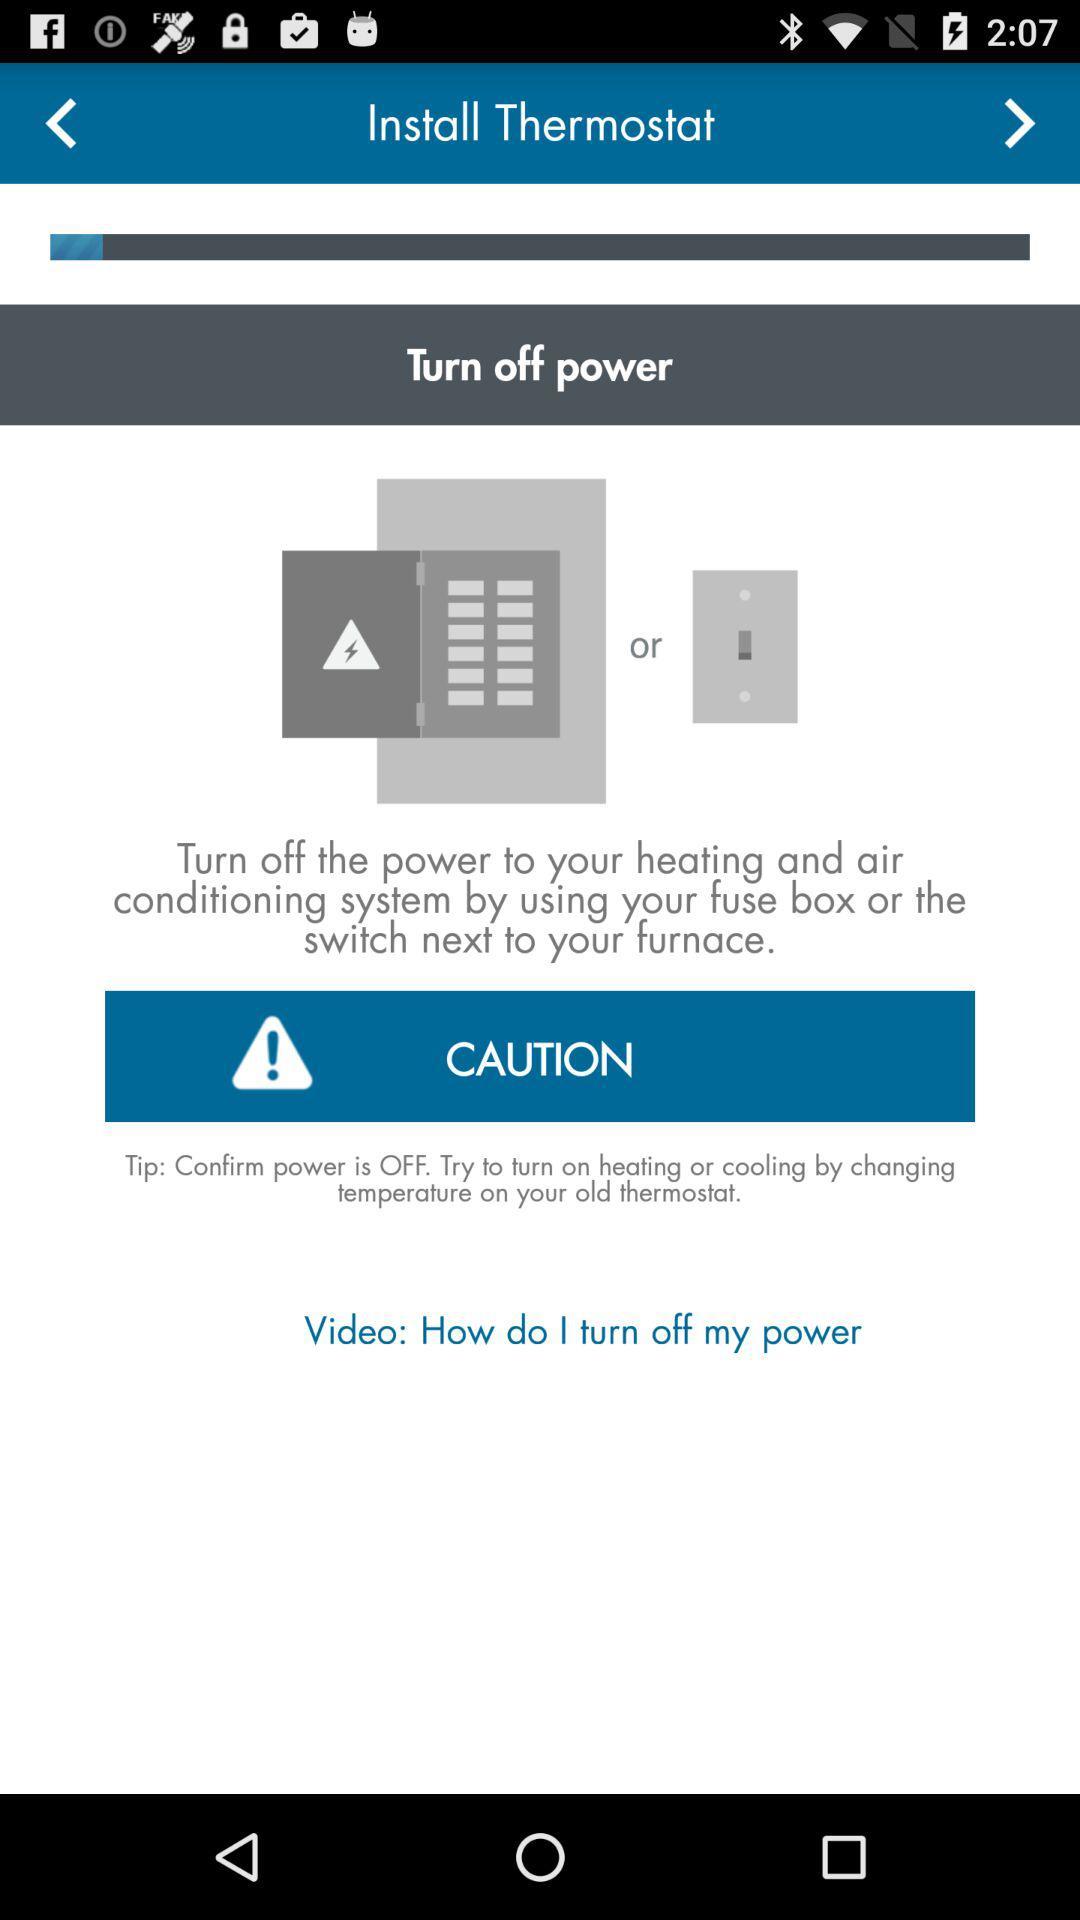 The width and height of the screenshot is (1080, 1920). What do you see at coordinates (59, 131) in the screenshot?
I see `the arrow_backward icon` at bounding box center [59, 131].